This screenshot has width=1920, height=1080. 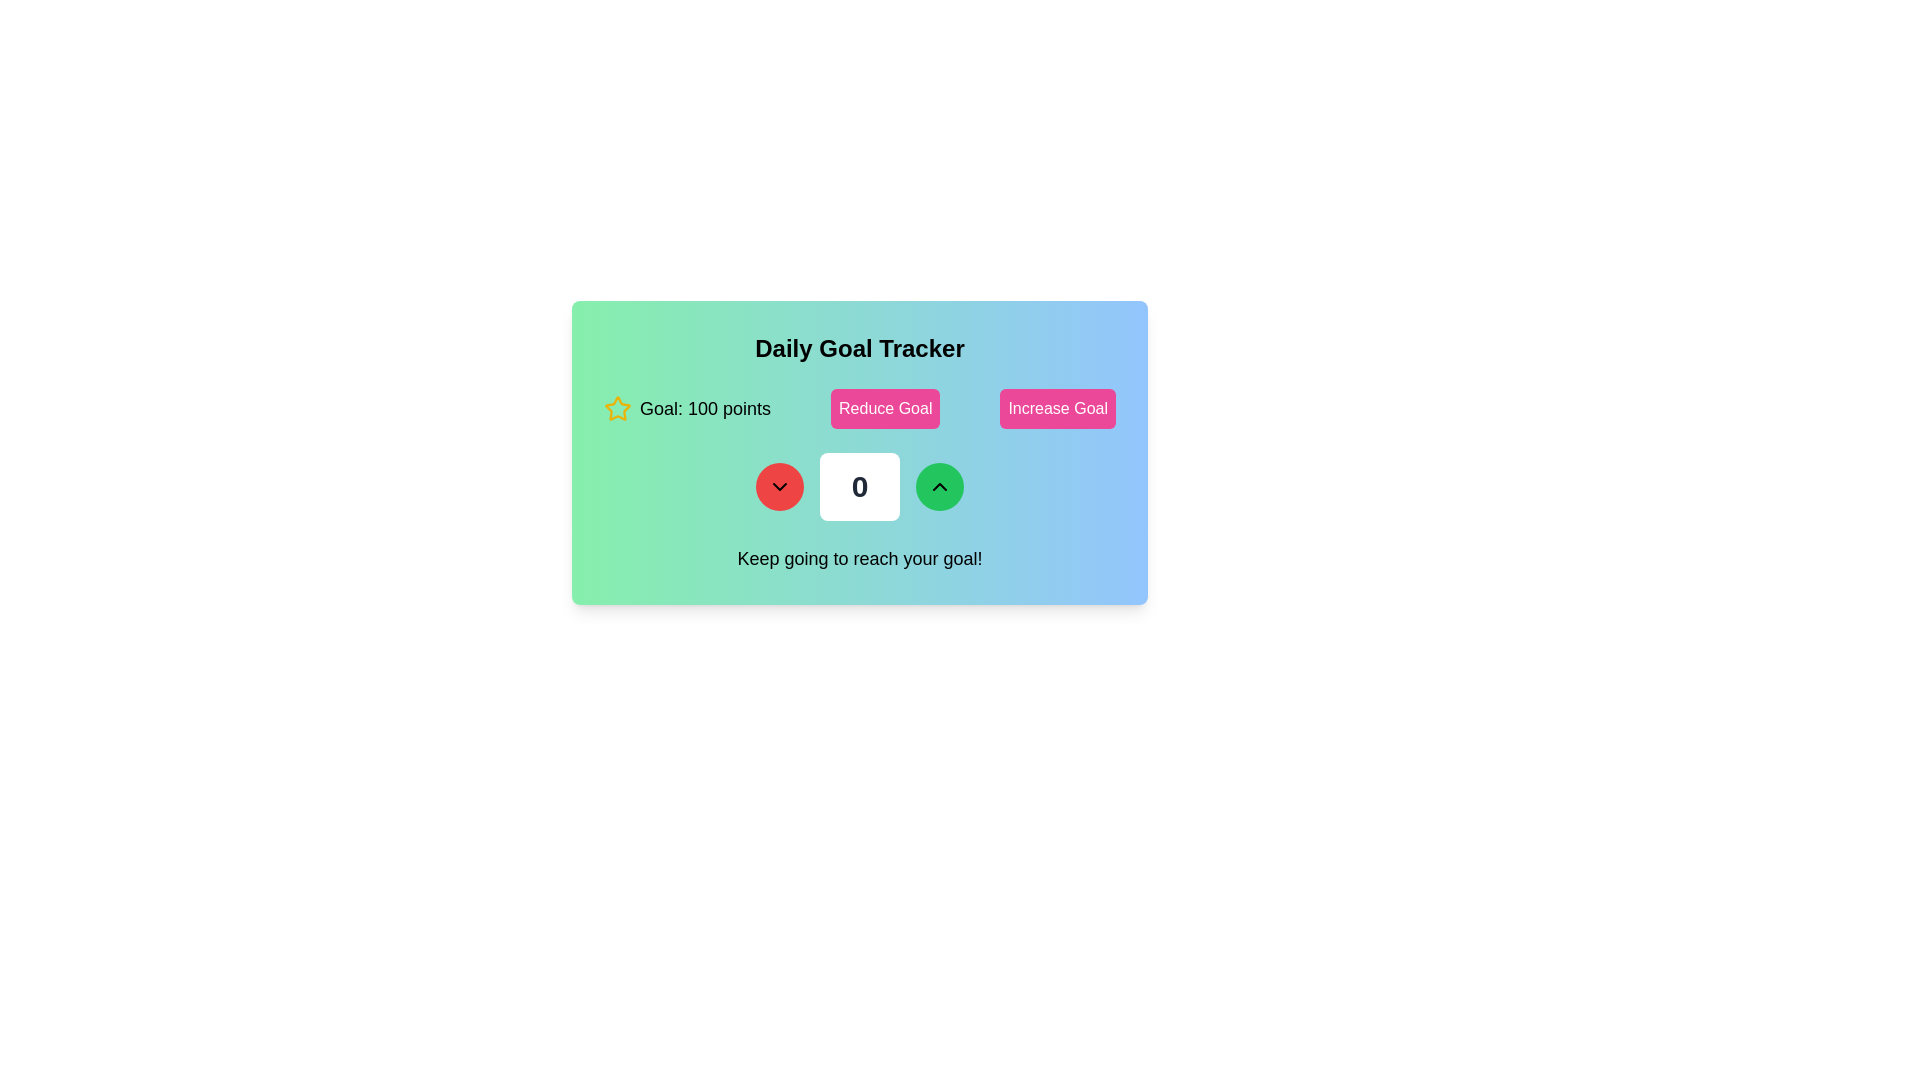 I want to click on the interactive button designed to increase the numerical goal, located to the right of the 'Reduce Goal' button, so click(x=1057, y=407).